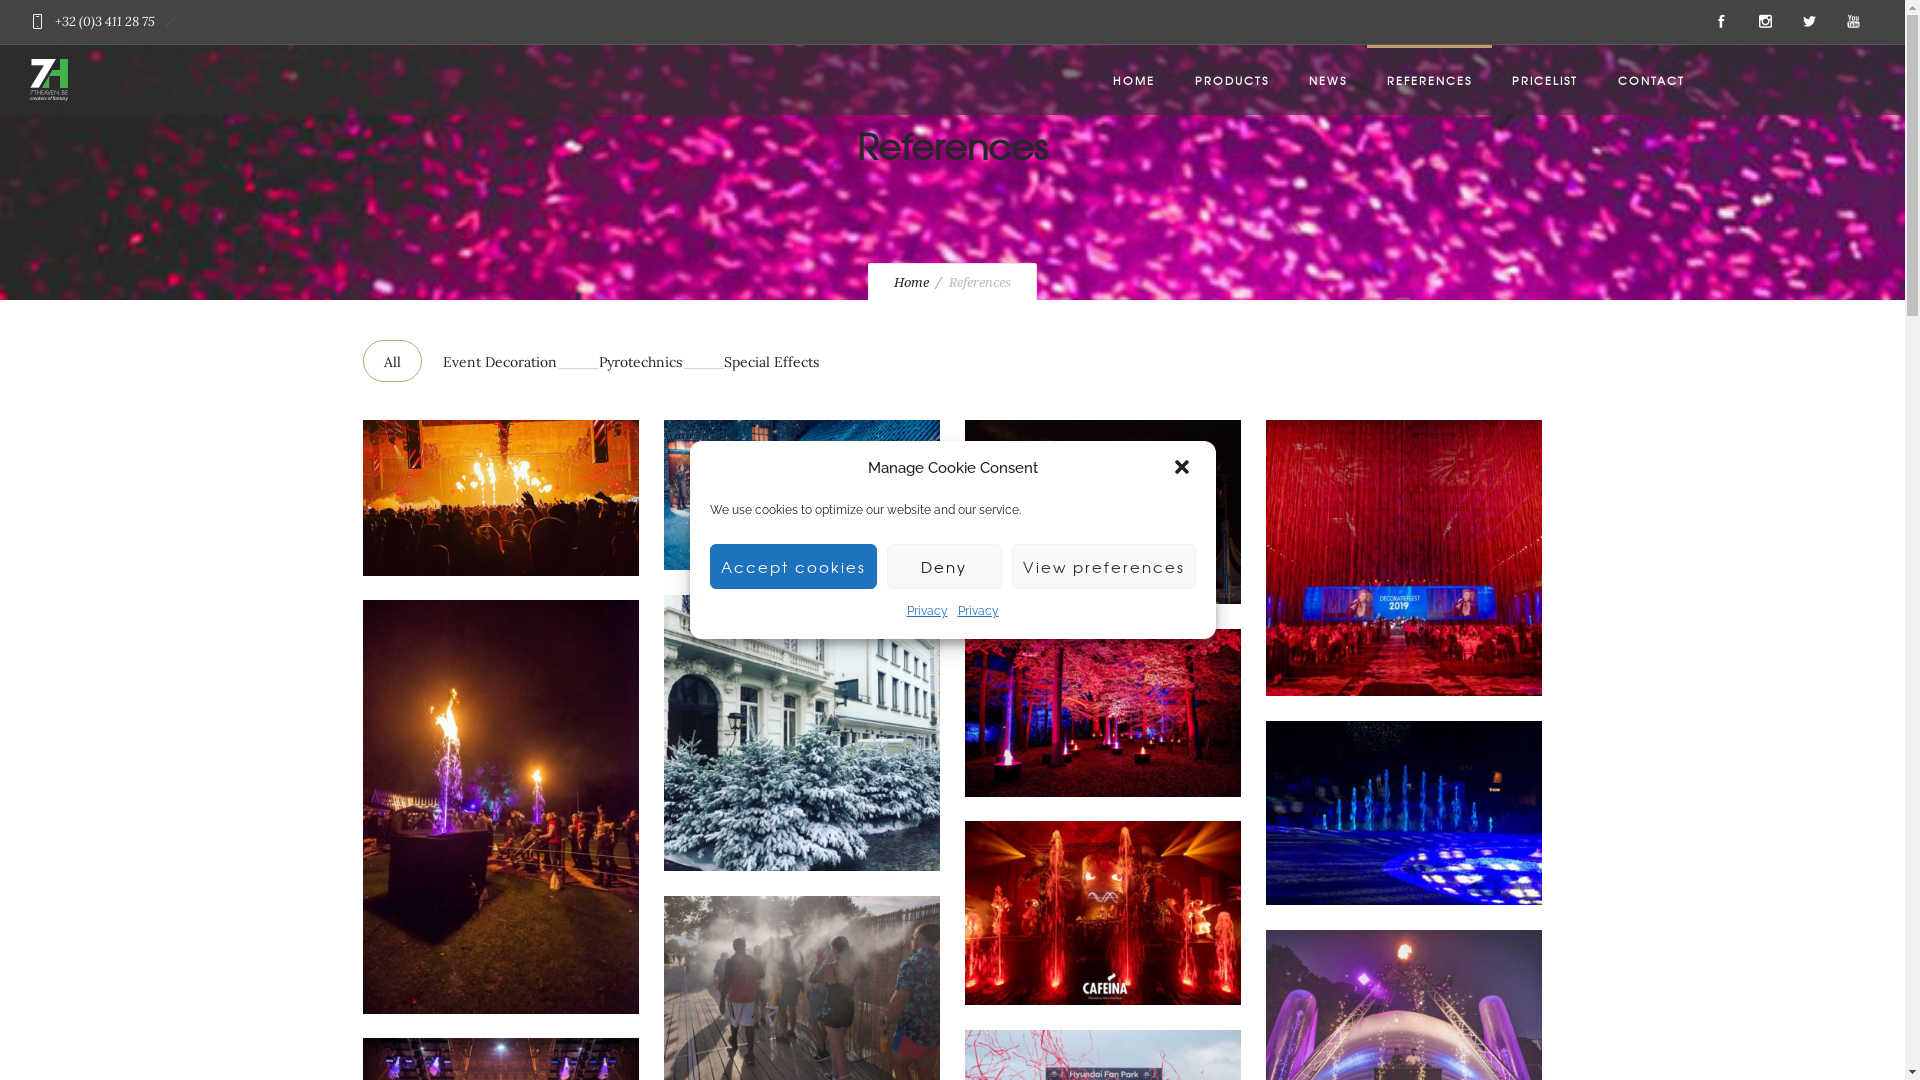 The width and height of the screenshot is (1920, 1080). Describe the element at coordinates (1428, 79) in the screenshot. I see `'REFERENCES'` at that location.